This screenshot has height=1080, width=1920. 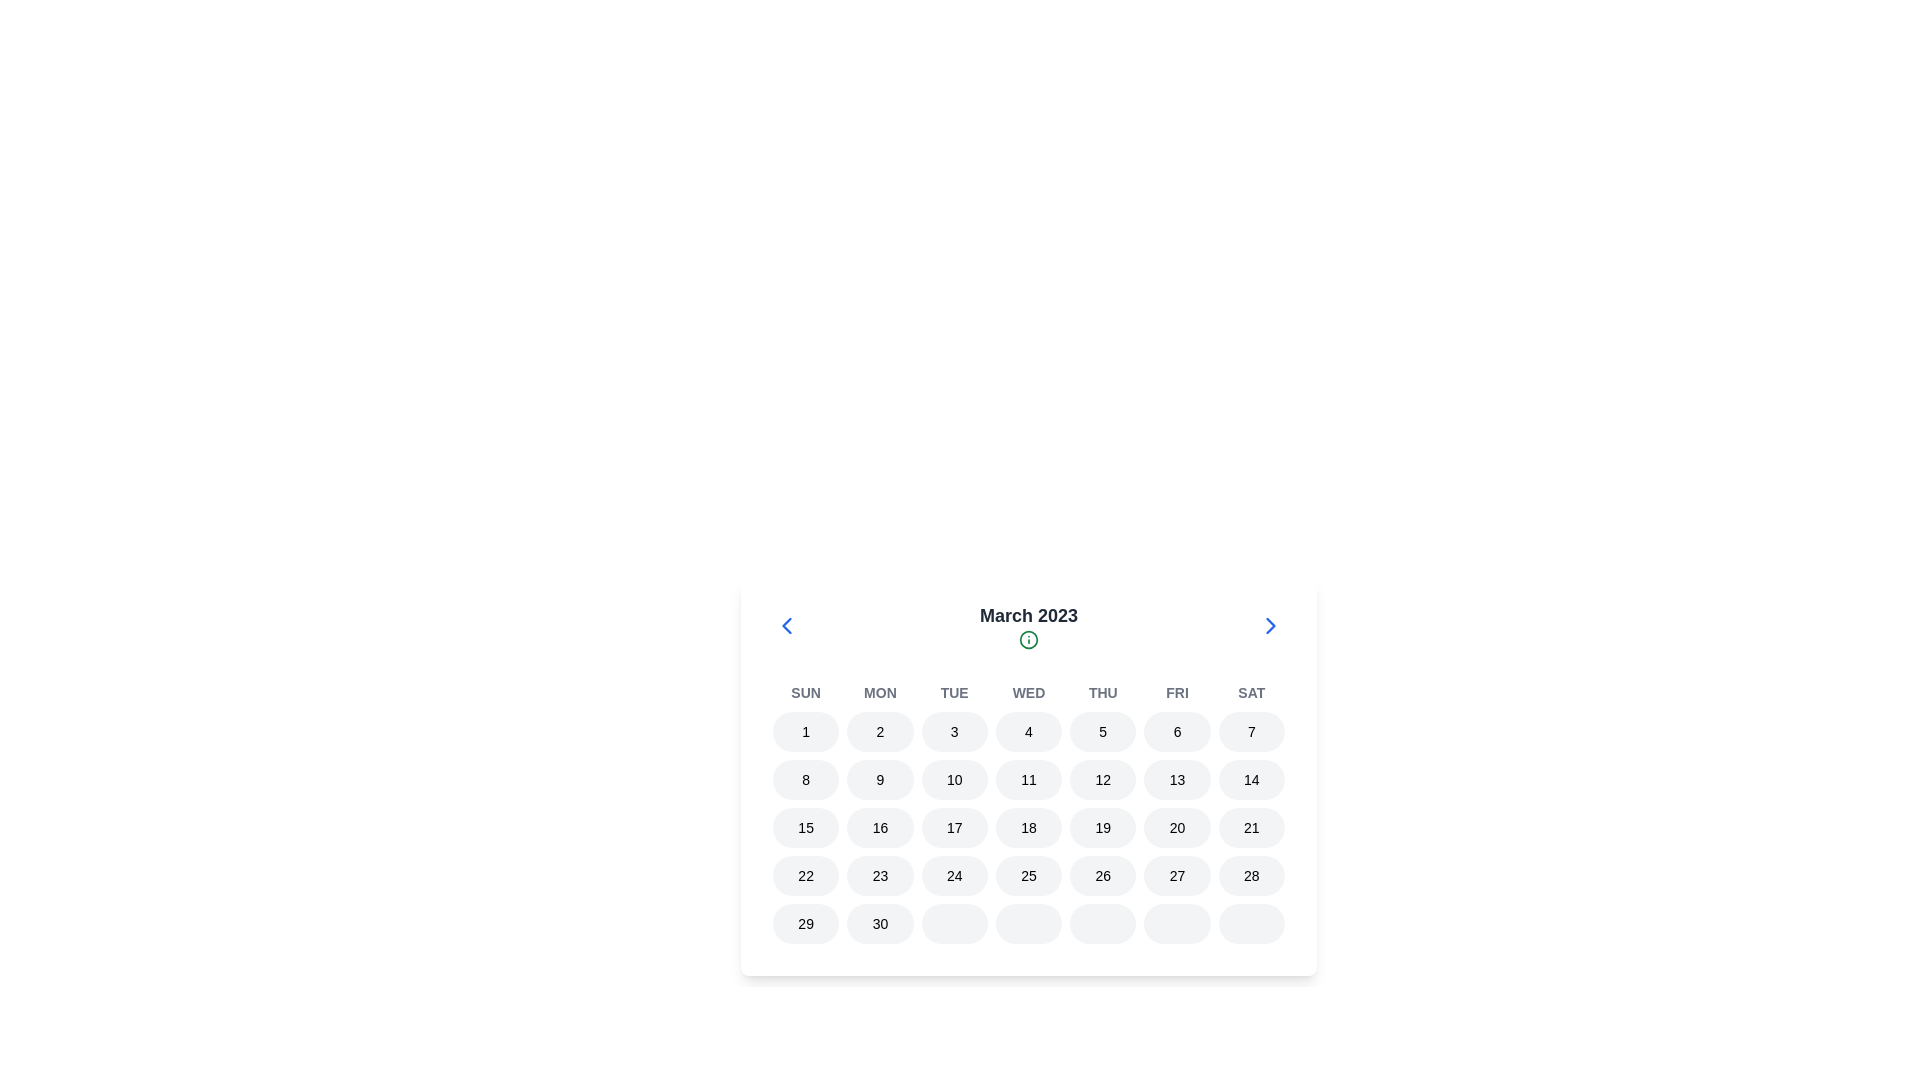 What do you see at coordinates (786, 624) in the screenshot?
I see `the left-pointing chevron arrow icon in the SVG element` at bounding box center [786, 624].